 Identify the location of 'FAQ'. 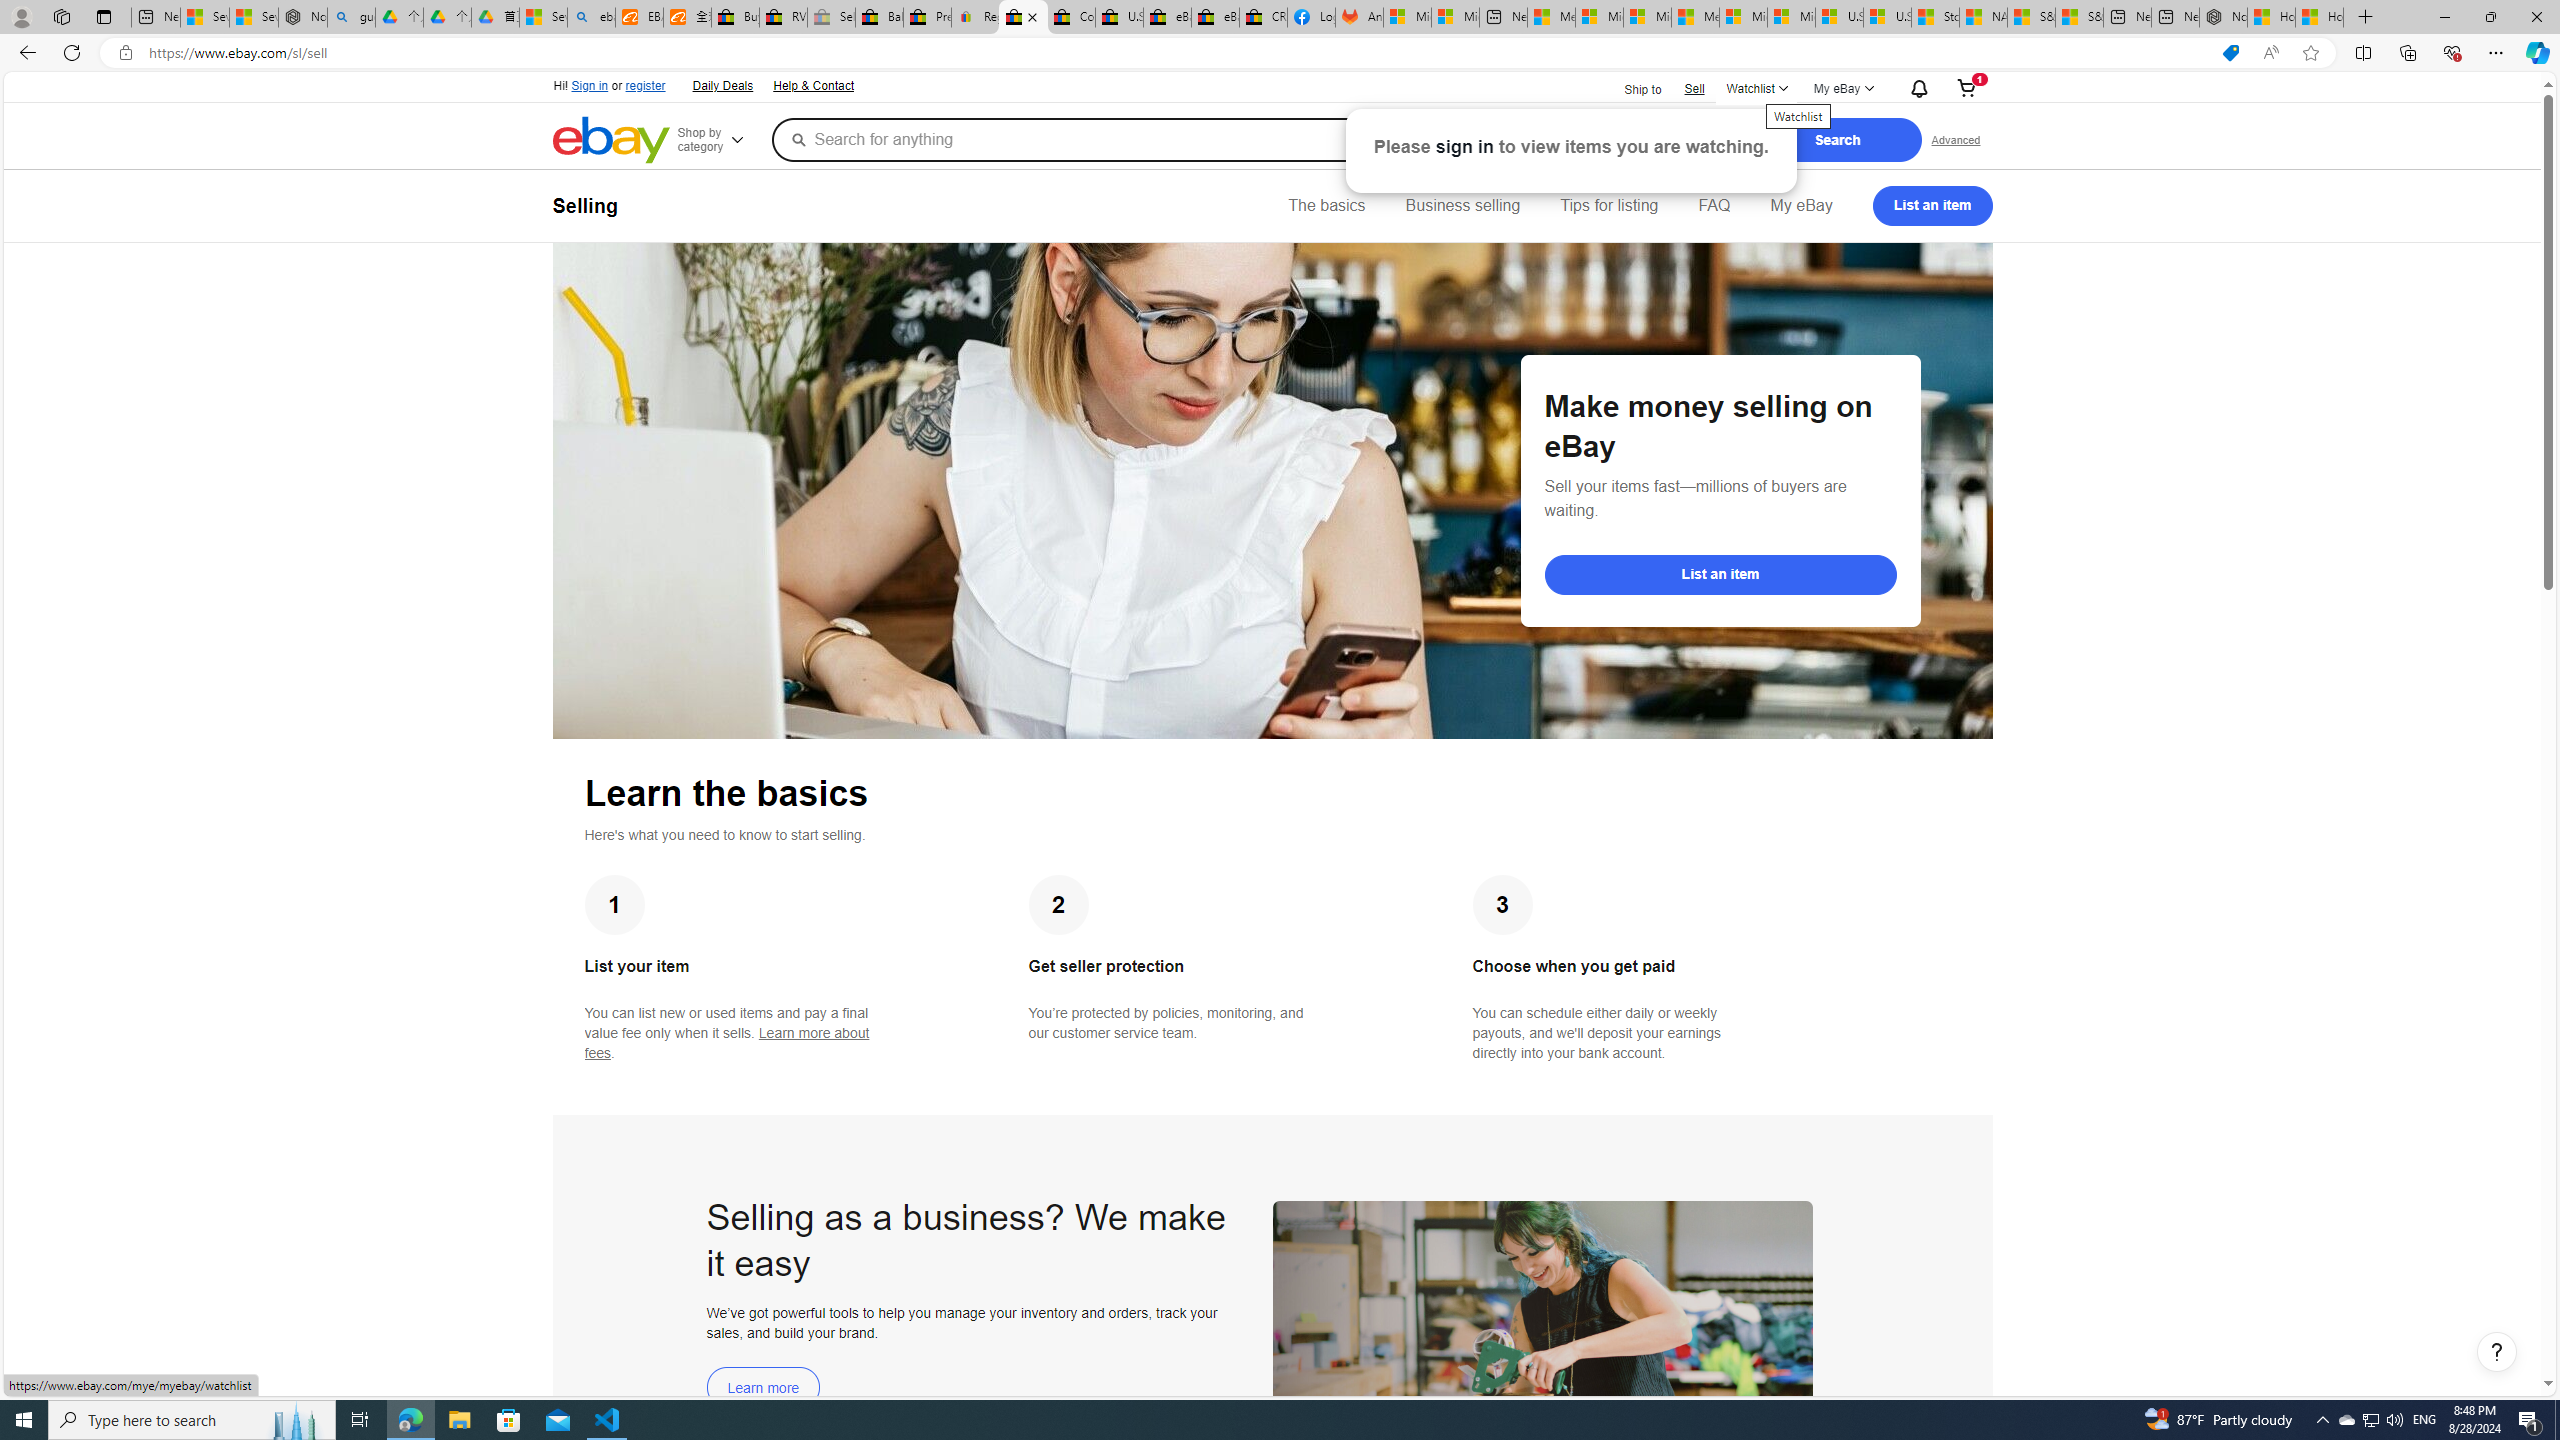
(1712, 204).